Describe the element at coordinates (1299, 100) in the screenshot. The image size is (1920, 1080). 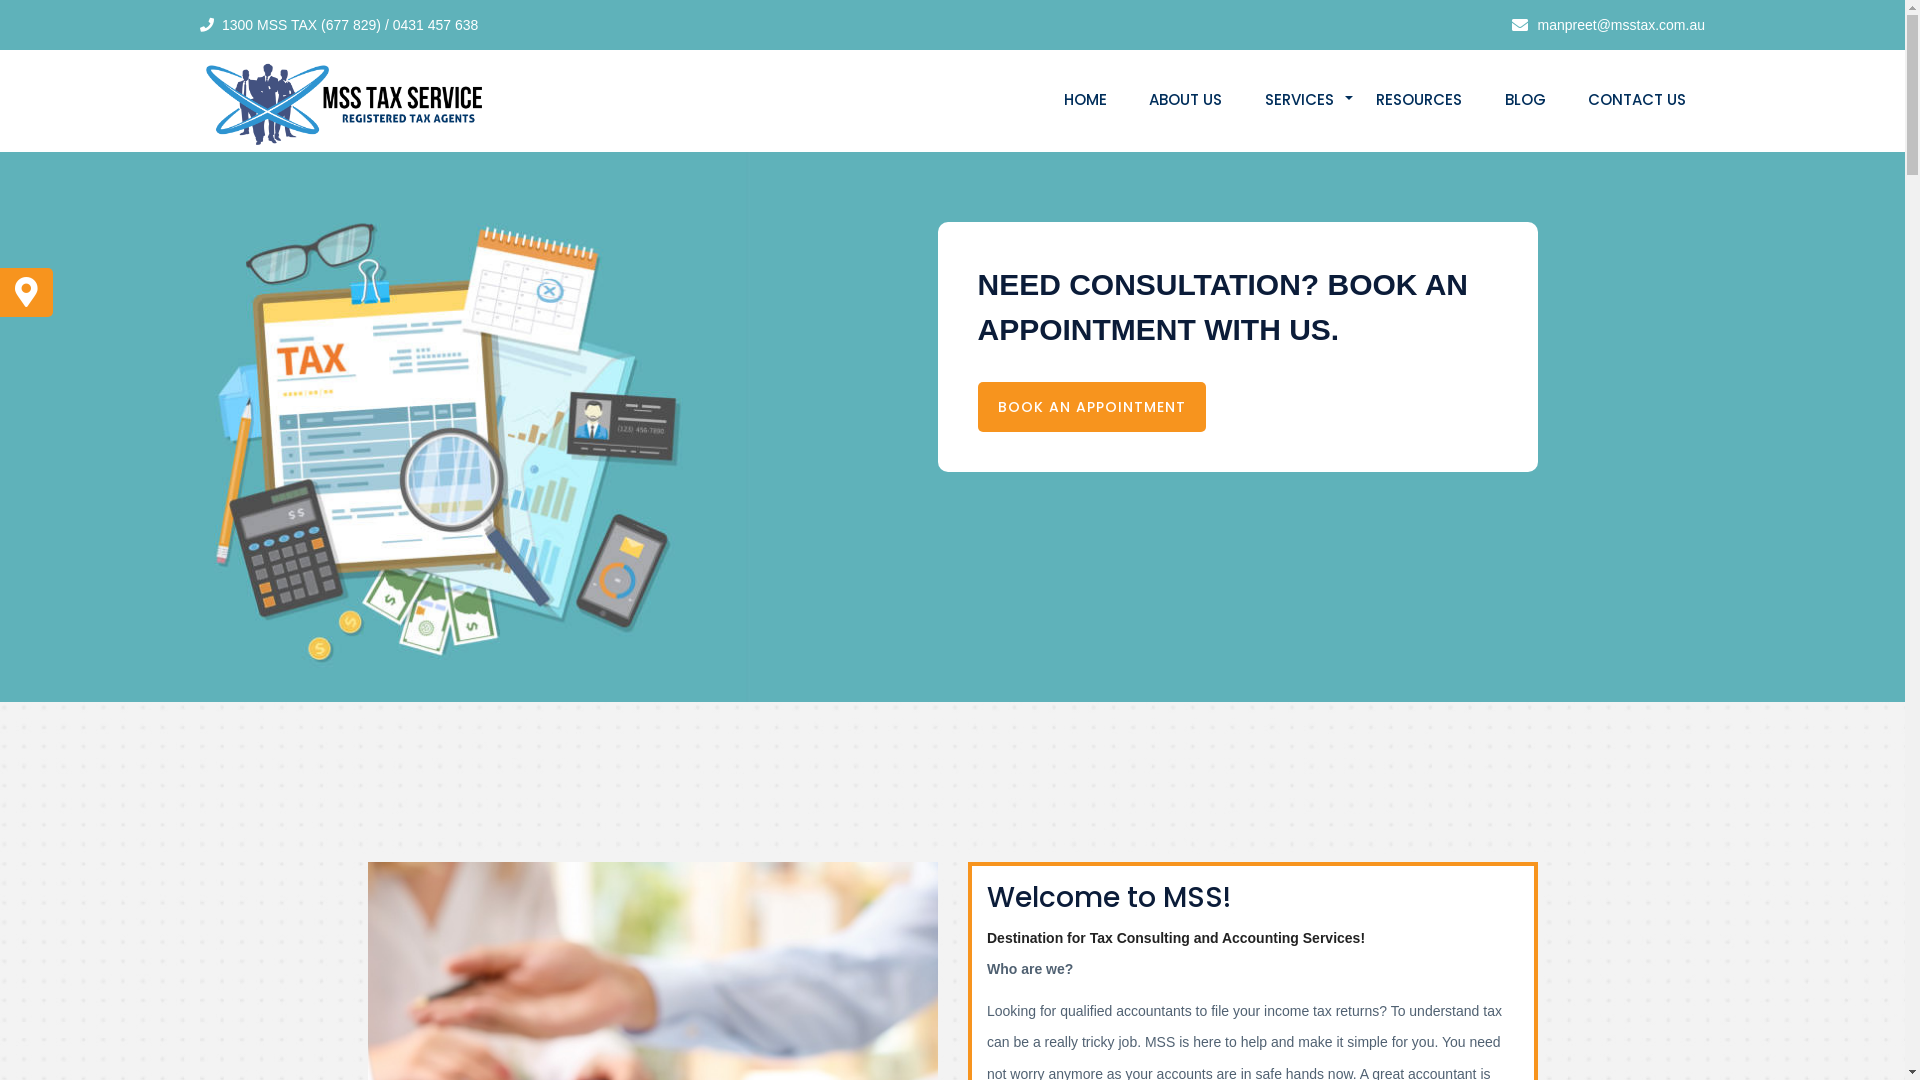
I see `'SERVICES'` at that location.